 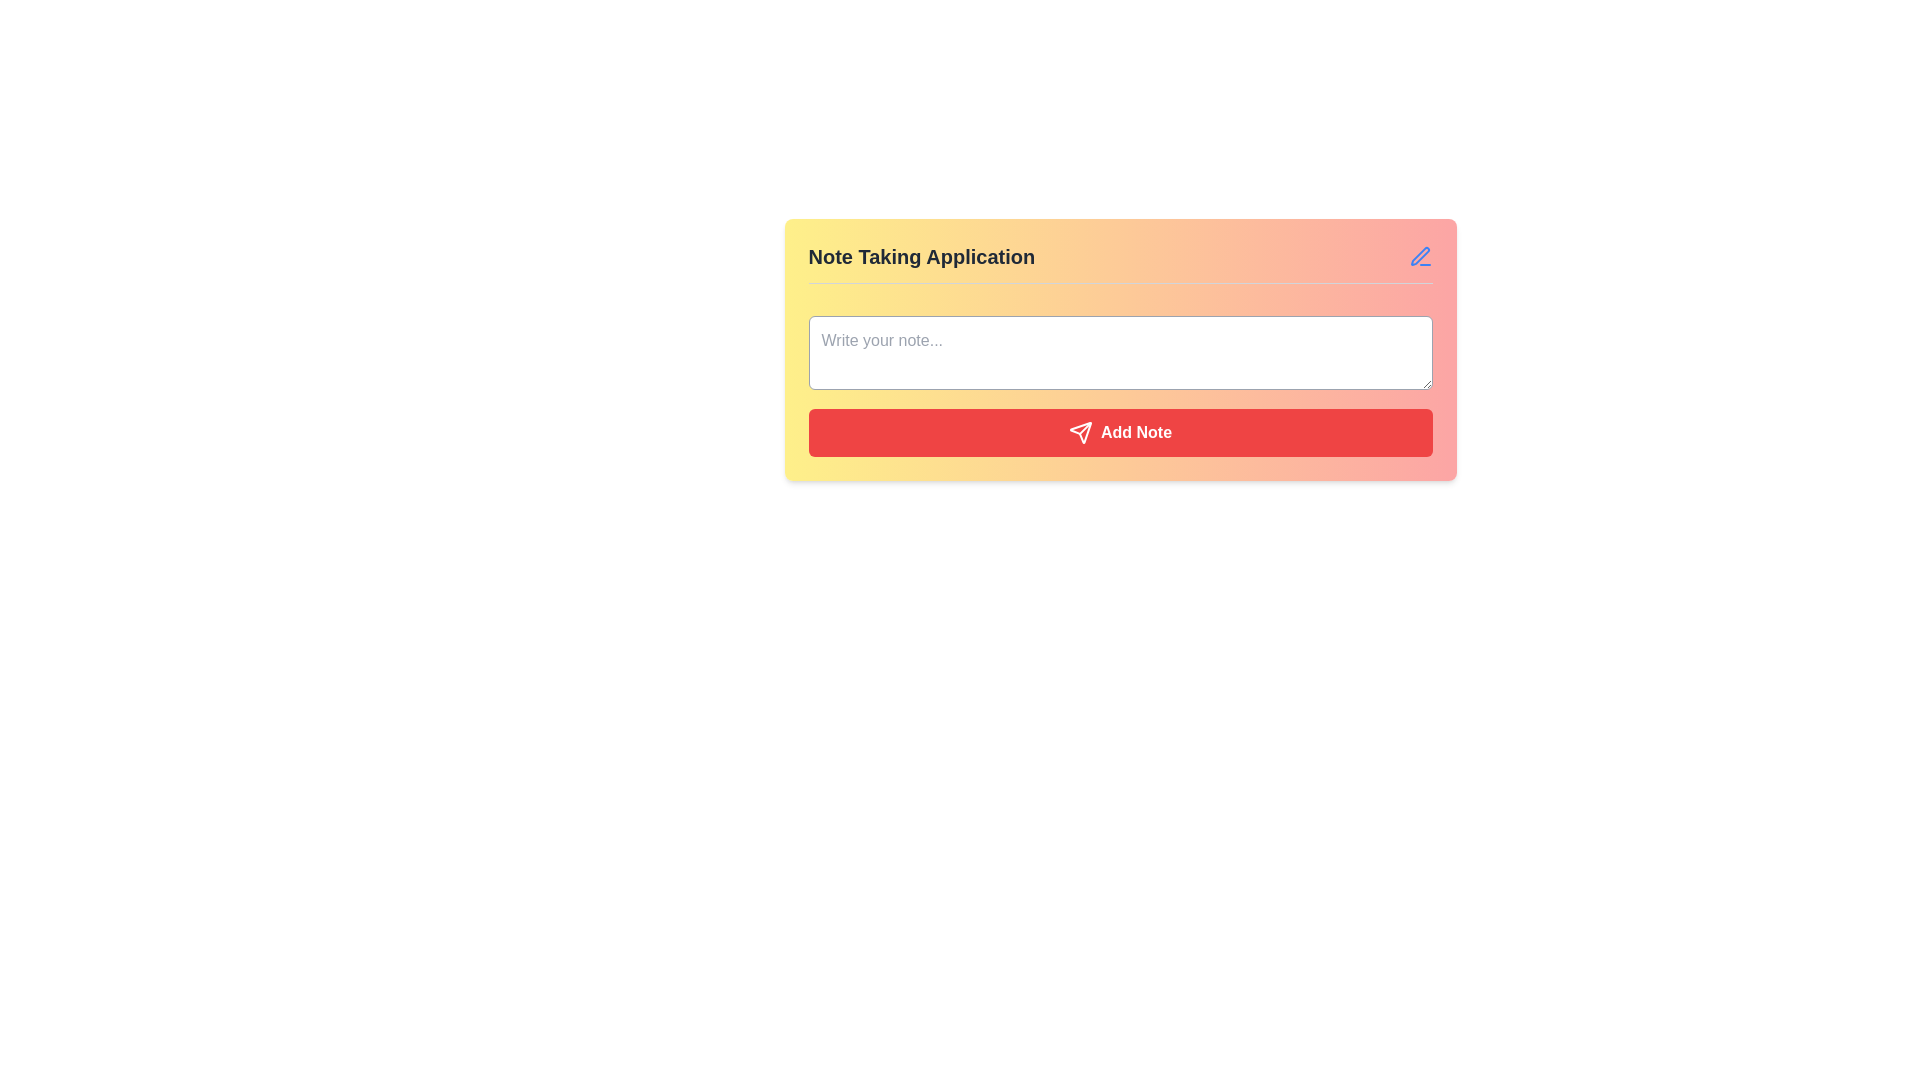 I want to click on the 'Add Note' button icon, which is located to the left of the text 'Add Note' within the button at the bottom of the interface, so click(x=1079, y=431).